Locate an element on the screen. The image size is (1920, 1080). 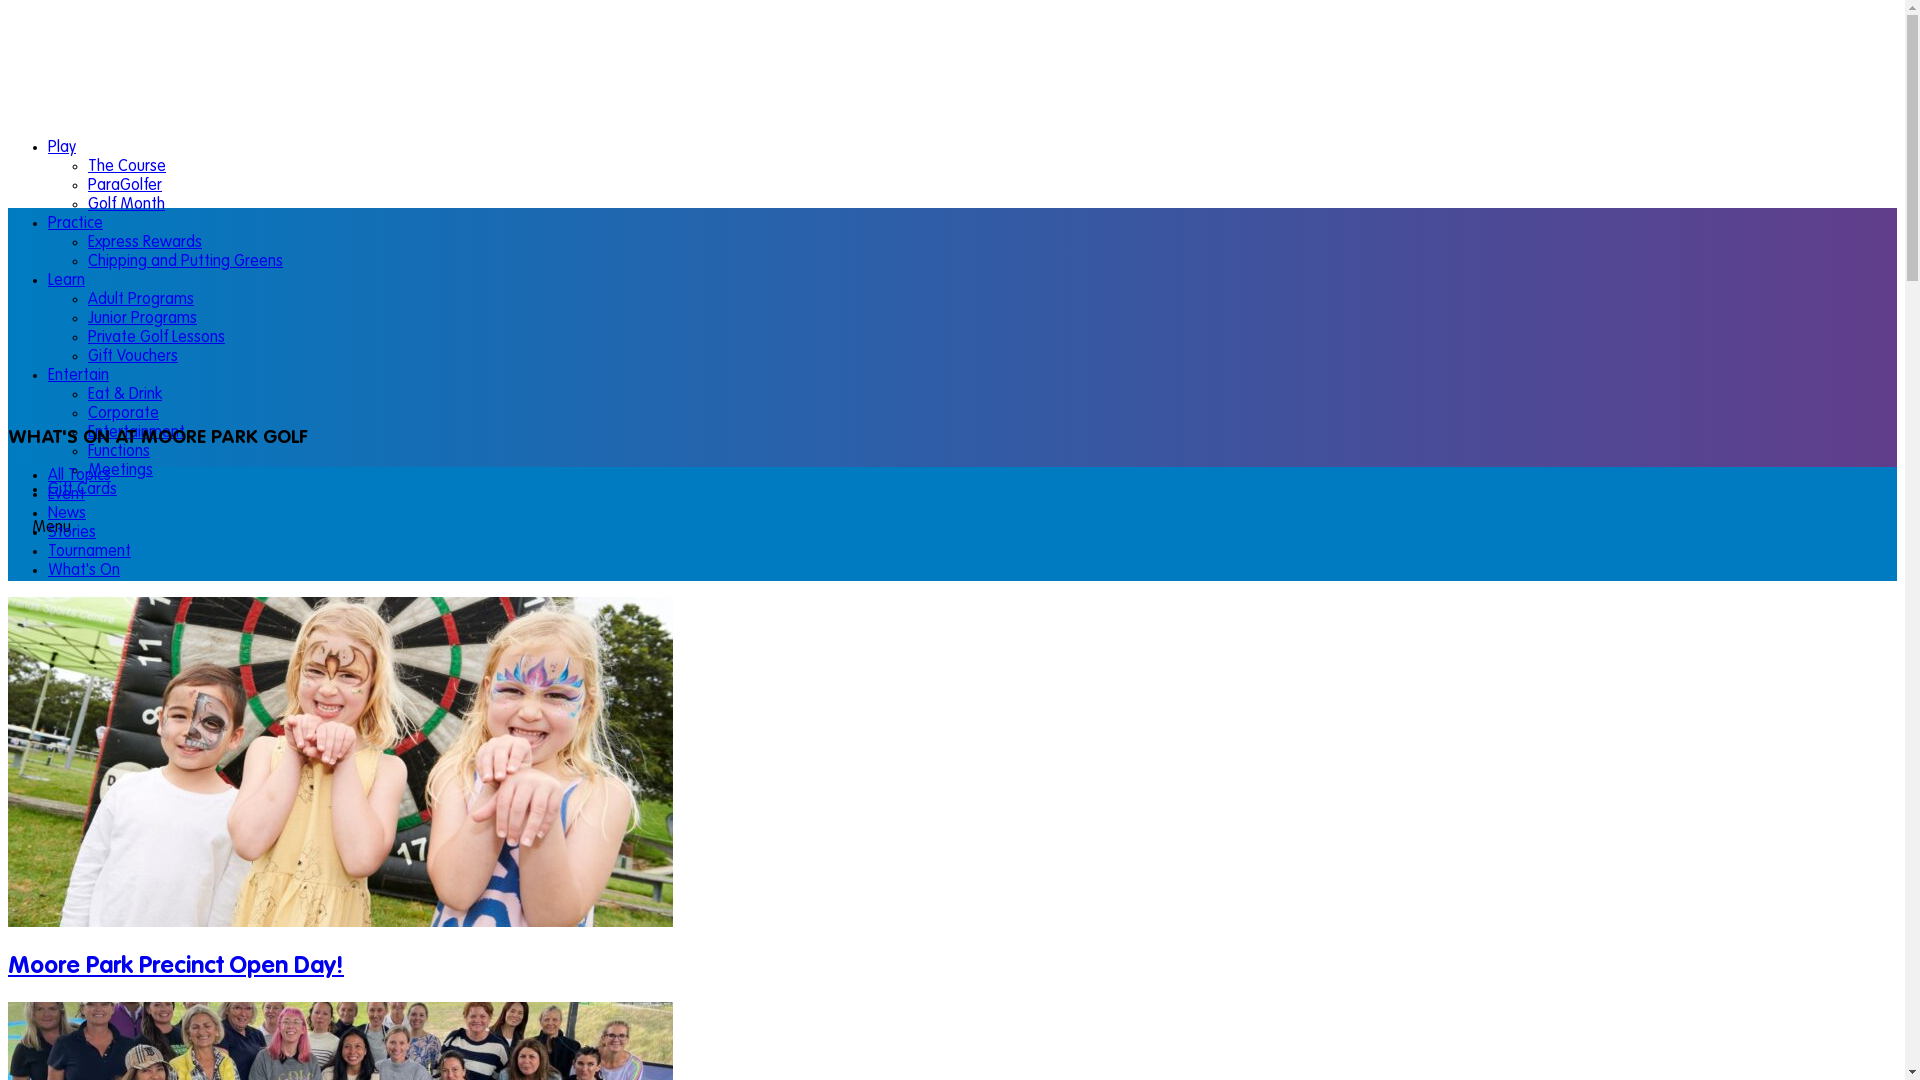
'Entertain' is located at coordinates (48, 375).